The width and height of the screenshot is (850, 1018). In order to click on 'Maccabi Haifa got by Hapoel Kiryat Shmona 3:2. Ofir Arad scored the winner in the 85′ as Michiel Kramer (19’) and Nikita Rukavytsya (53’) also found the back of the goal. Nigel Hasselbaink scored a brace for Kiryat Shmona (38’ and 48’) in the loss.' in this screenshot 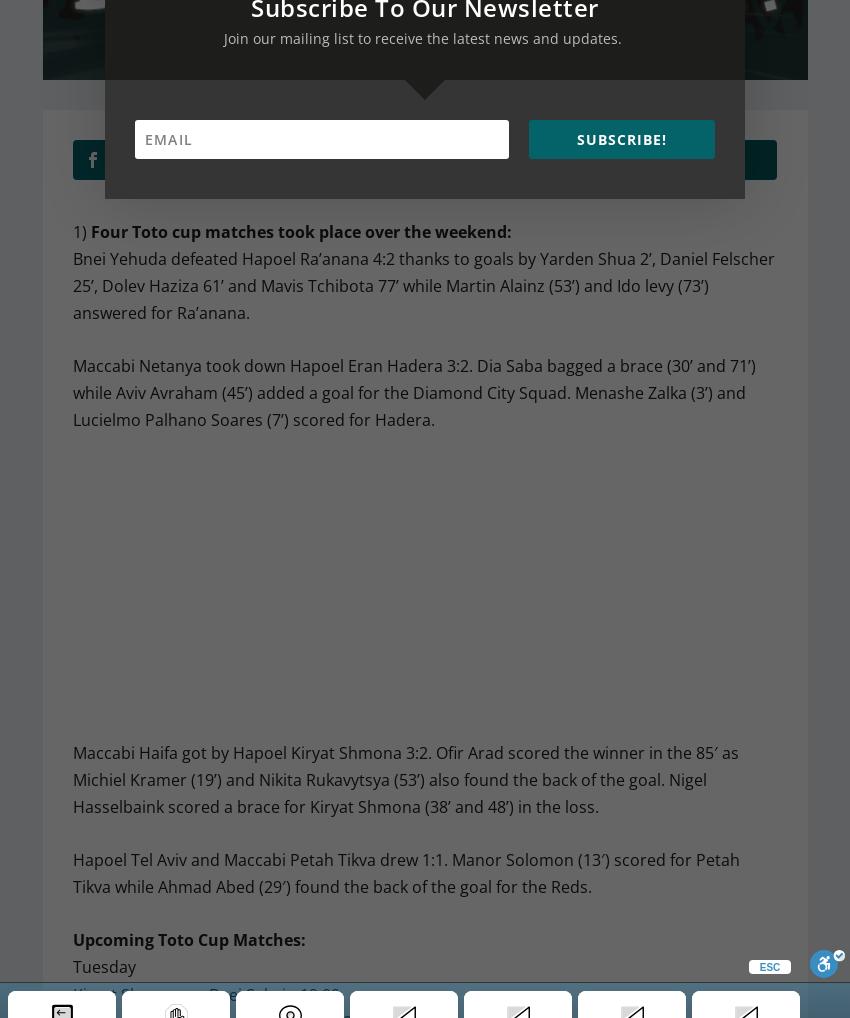, I will do `click(405, 779)`.